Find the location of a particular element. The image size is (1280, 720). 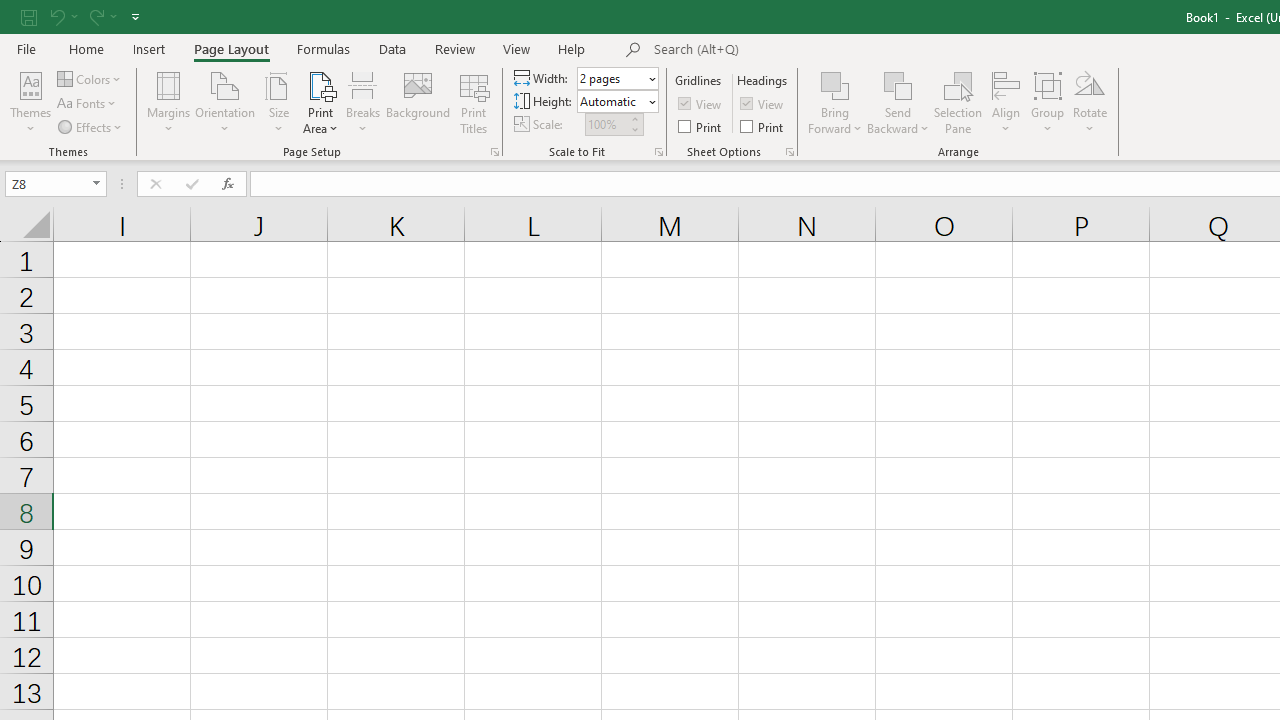

'Group' is located at coordinates (1046, 103).